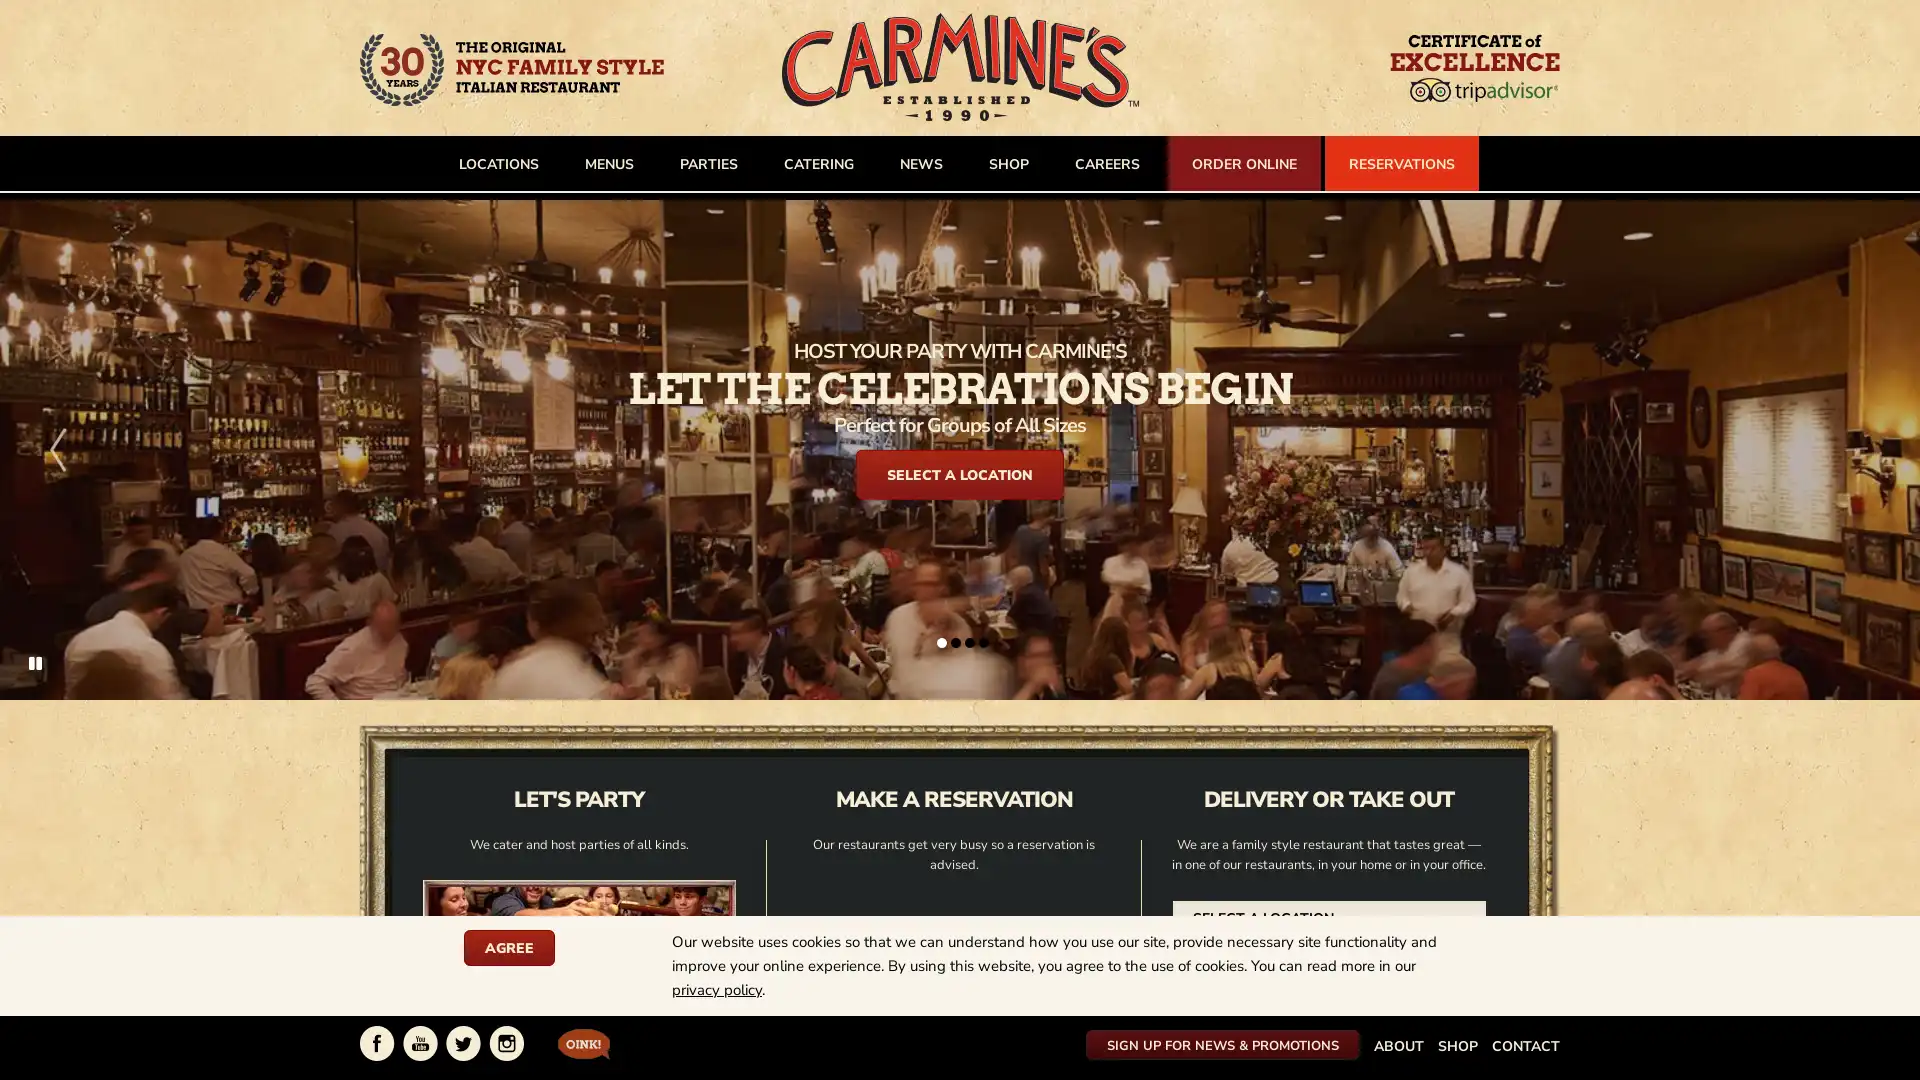 This screenshot has height=1080, width=1920. What do you see at coordinates (57, 448) in the screenshot?
I see `Previous` at bounding box center [57, 448].